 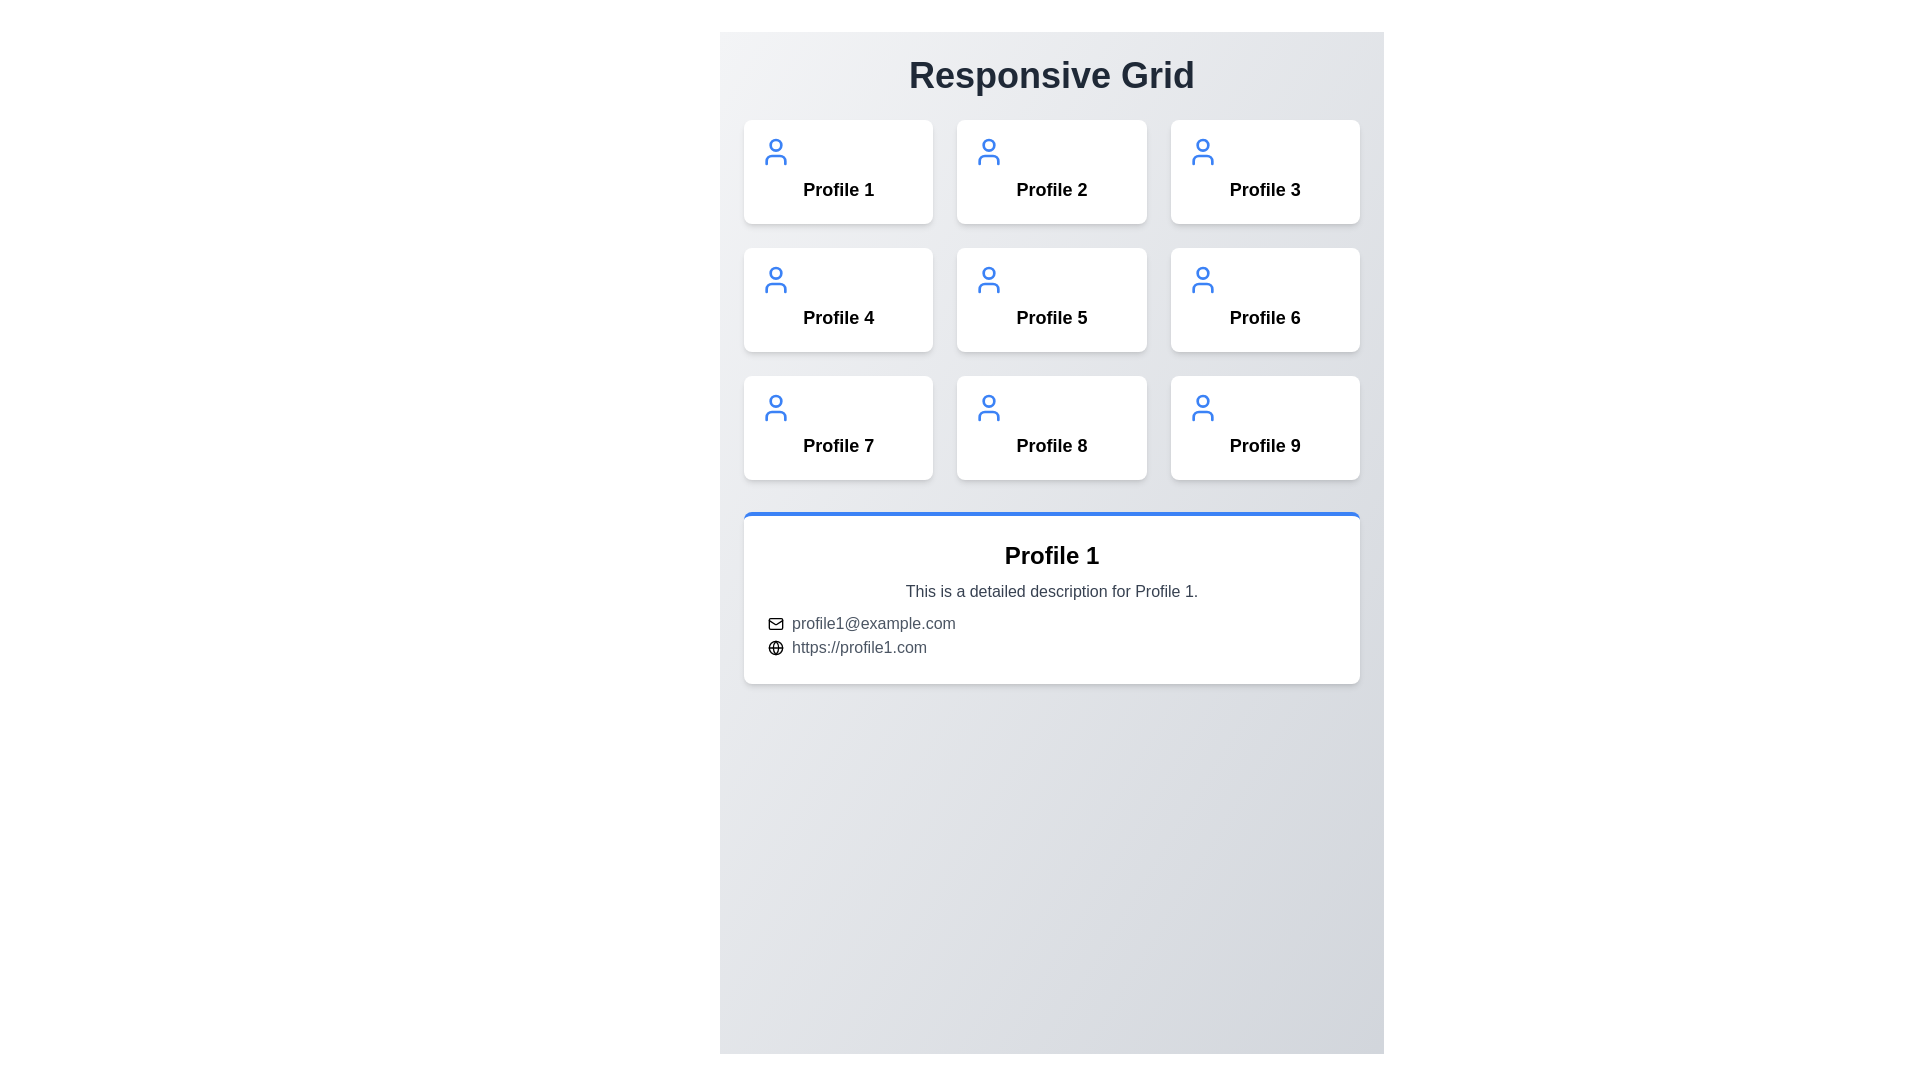 What do you see at coordinates (1050, 445) in the screenshot?
I see `the bold text element displaying 'Profile 8'` at bounding box center [1050, 445].